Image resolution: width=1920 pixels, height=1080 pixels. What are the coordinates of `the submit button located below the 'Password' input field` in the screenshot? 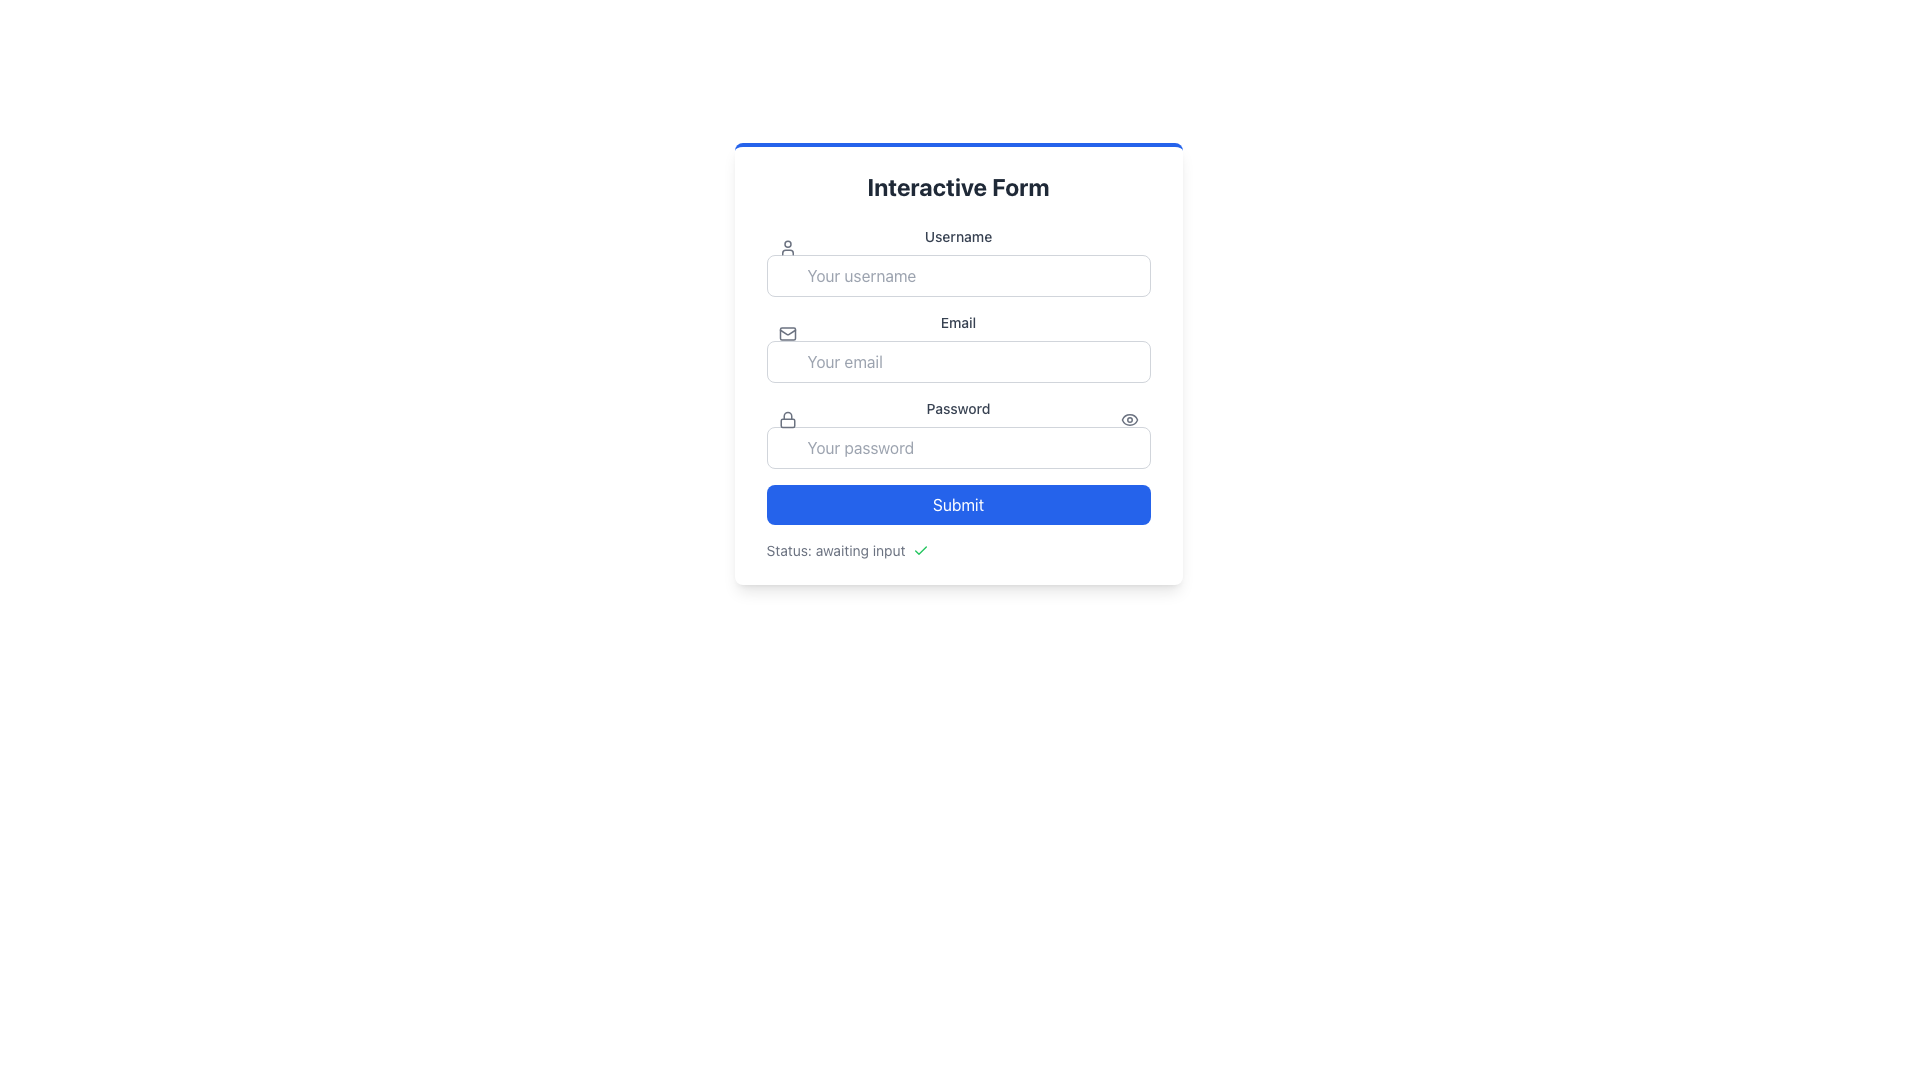 It's located at (957, 504).